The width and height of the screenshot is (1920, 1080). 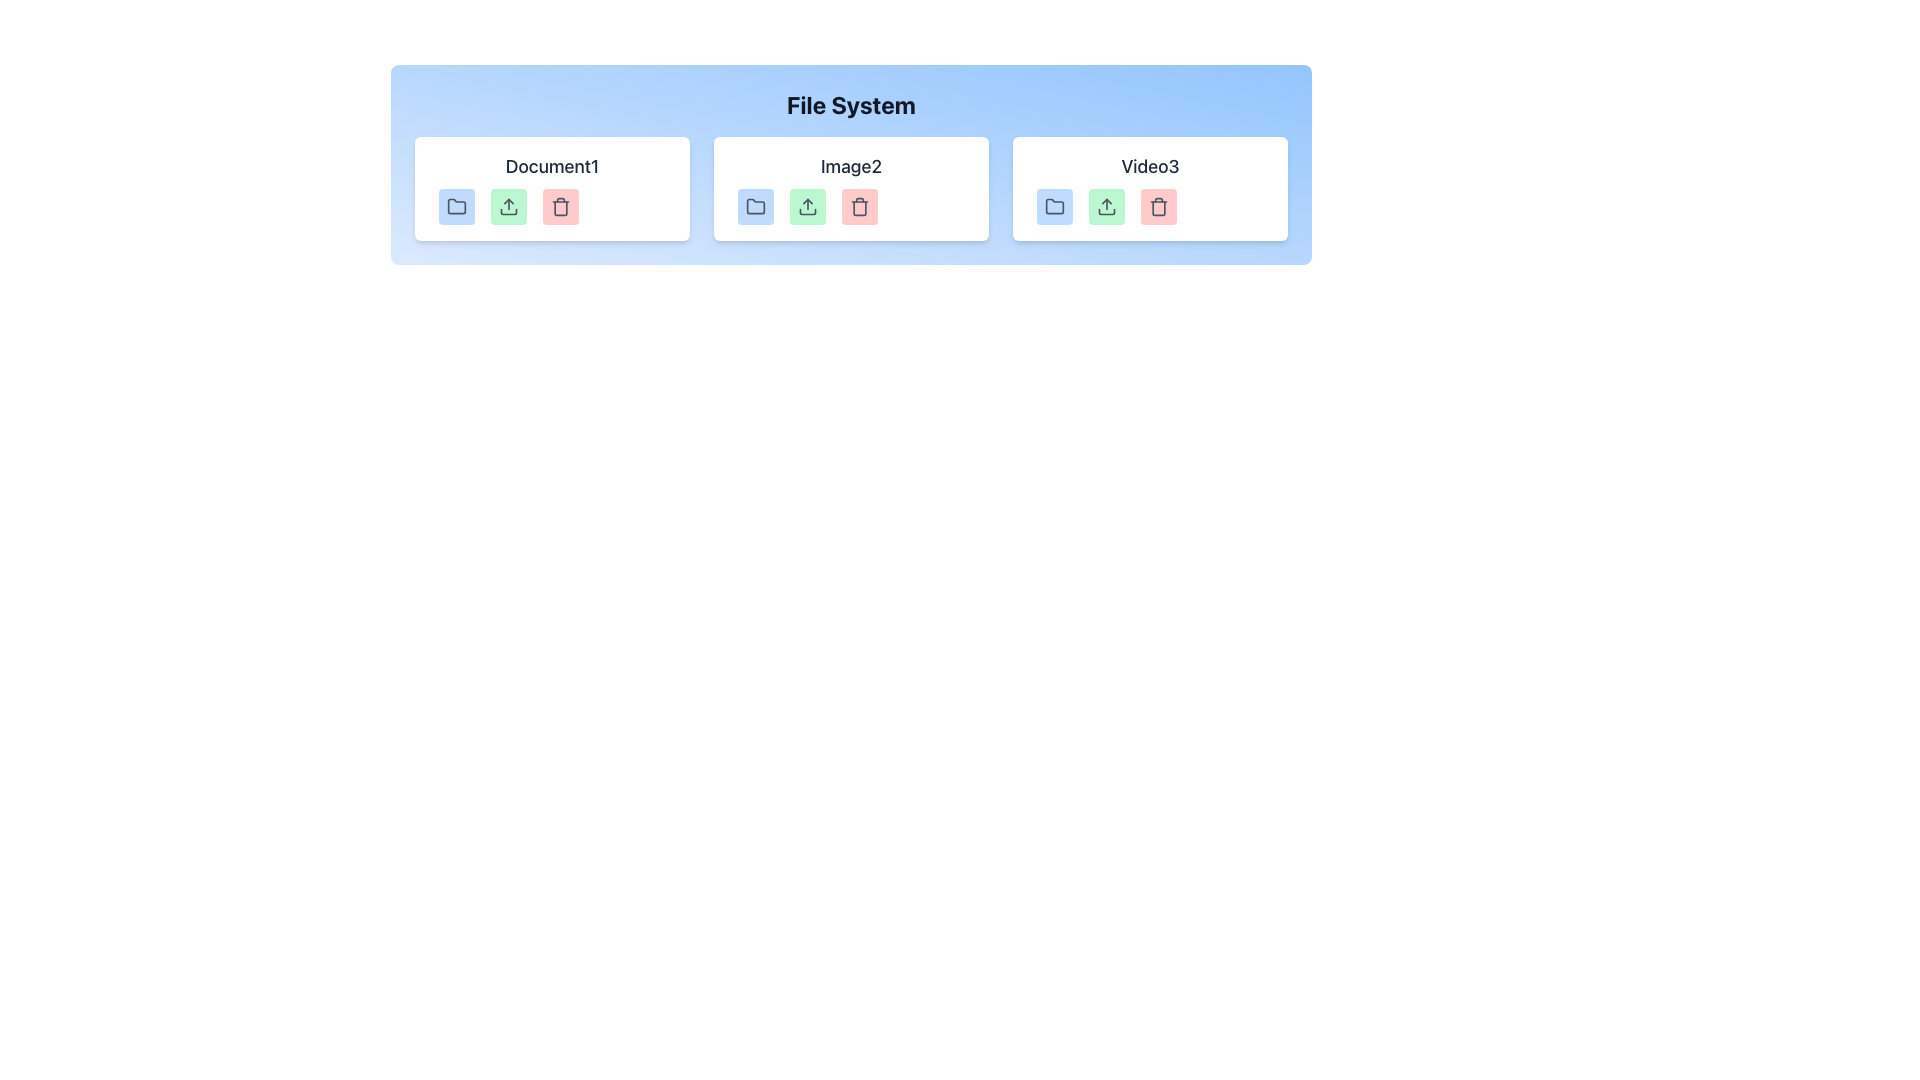 What do you see at coordinates (851, 165) in the screenshot?
I see `the Text Label displaying 'Image2' which is centered in a white card under the 'File System' heading` at bounding box center [851, 165].